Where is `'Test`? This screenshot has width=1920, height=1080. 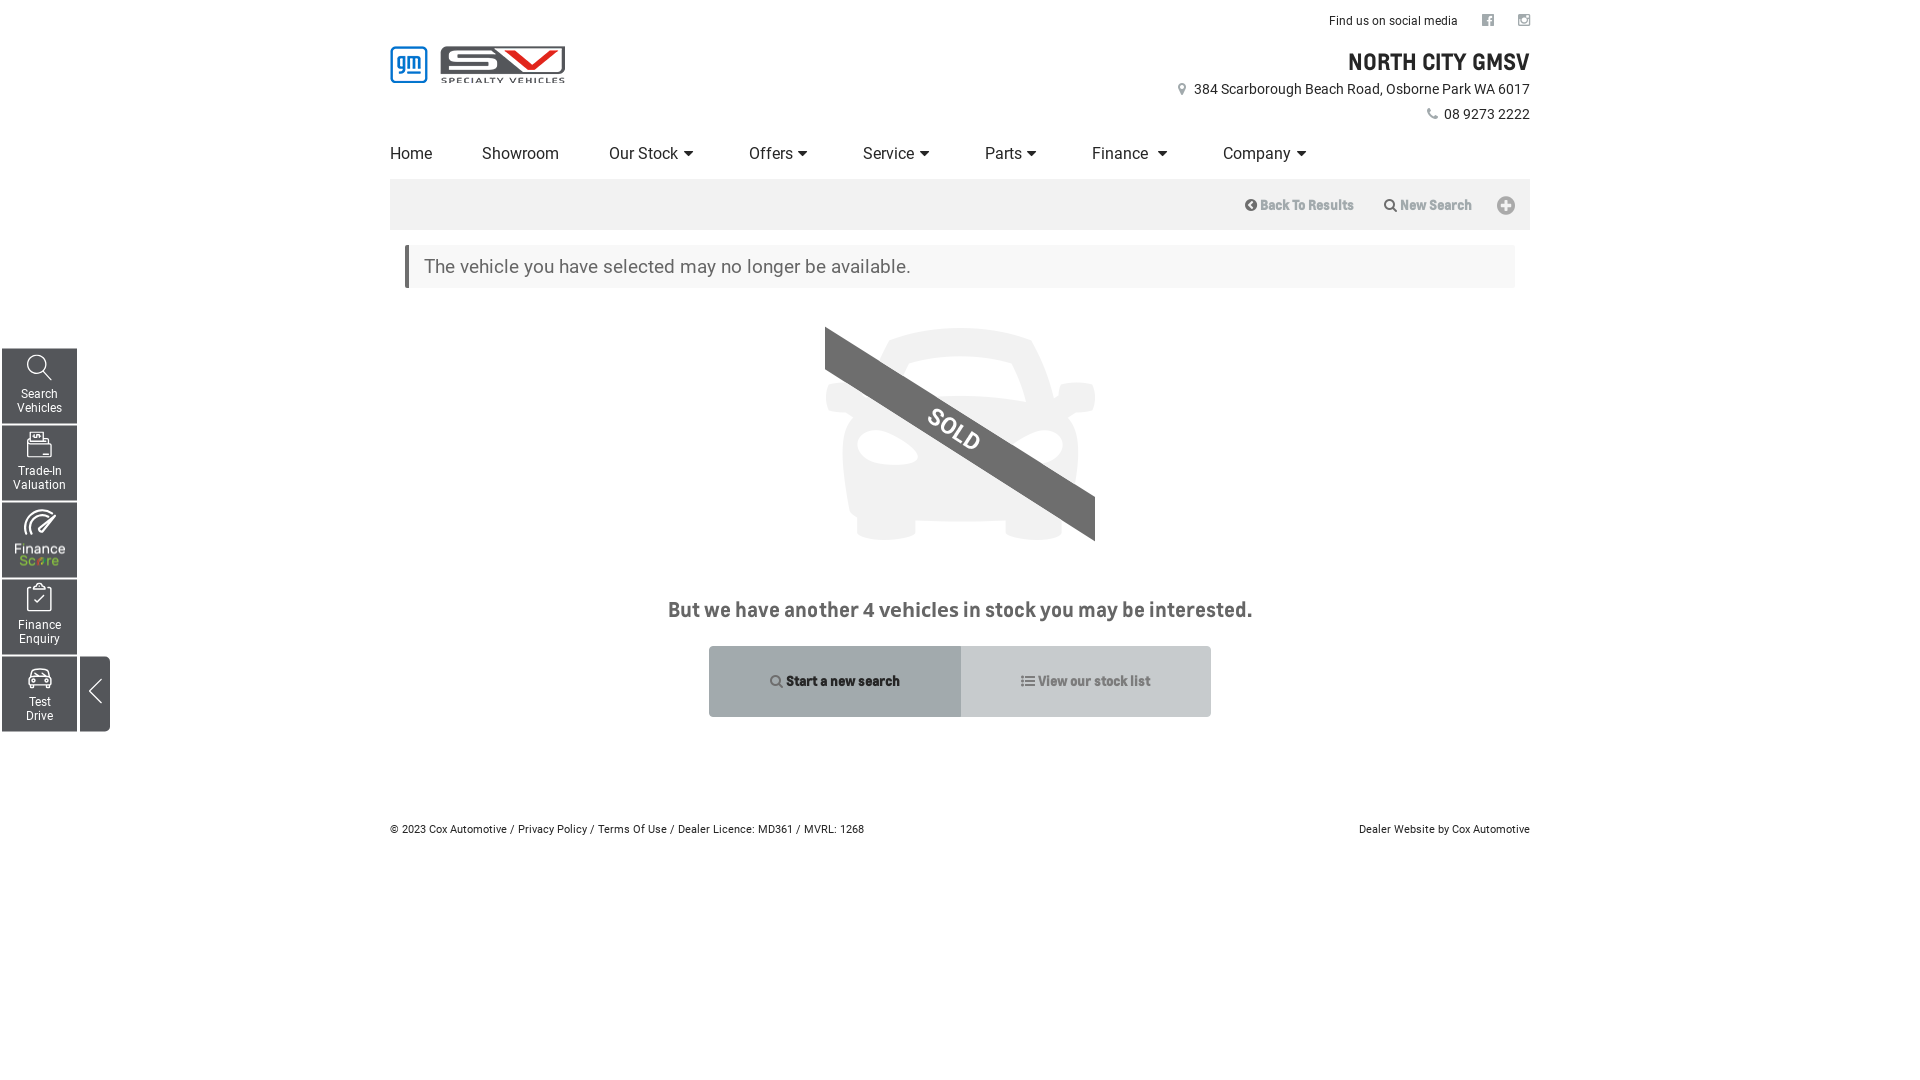
'Test is located at coordinates (39, 692).